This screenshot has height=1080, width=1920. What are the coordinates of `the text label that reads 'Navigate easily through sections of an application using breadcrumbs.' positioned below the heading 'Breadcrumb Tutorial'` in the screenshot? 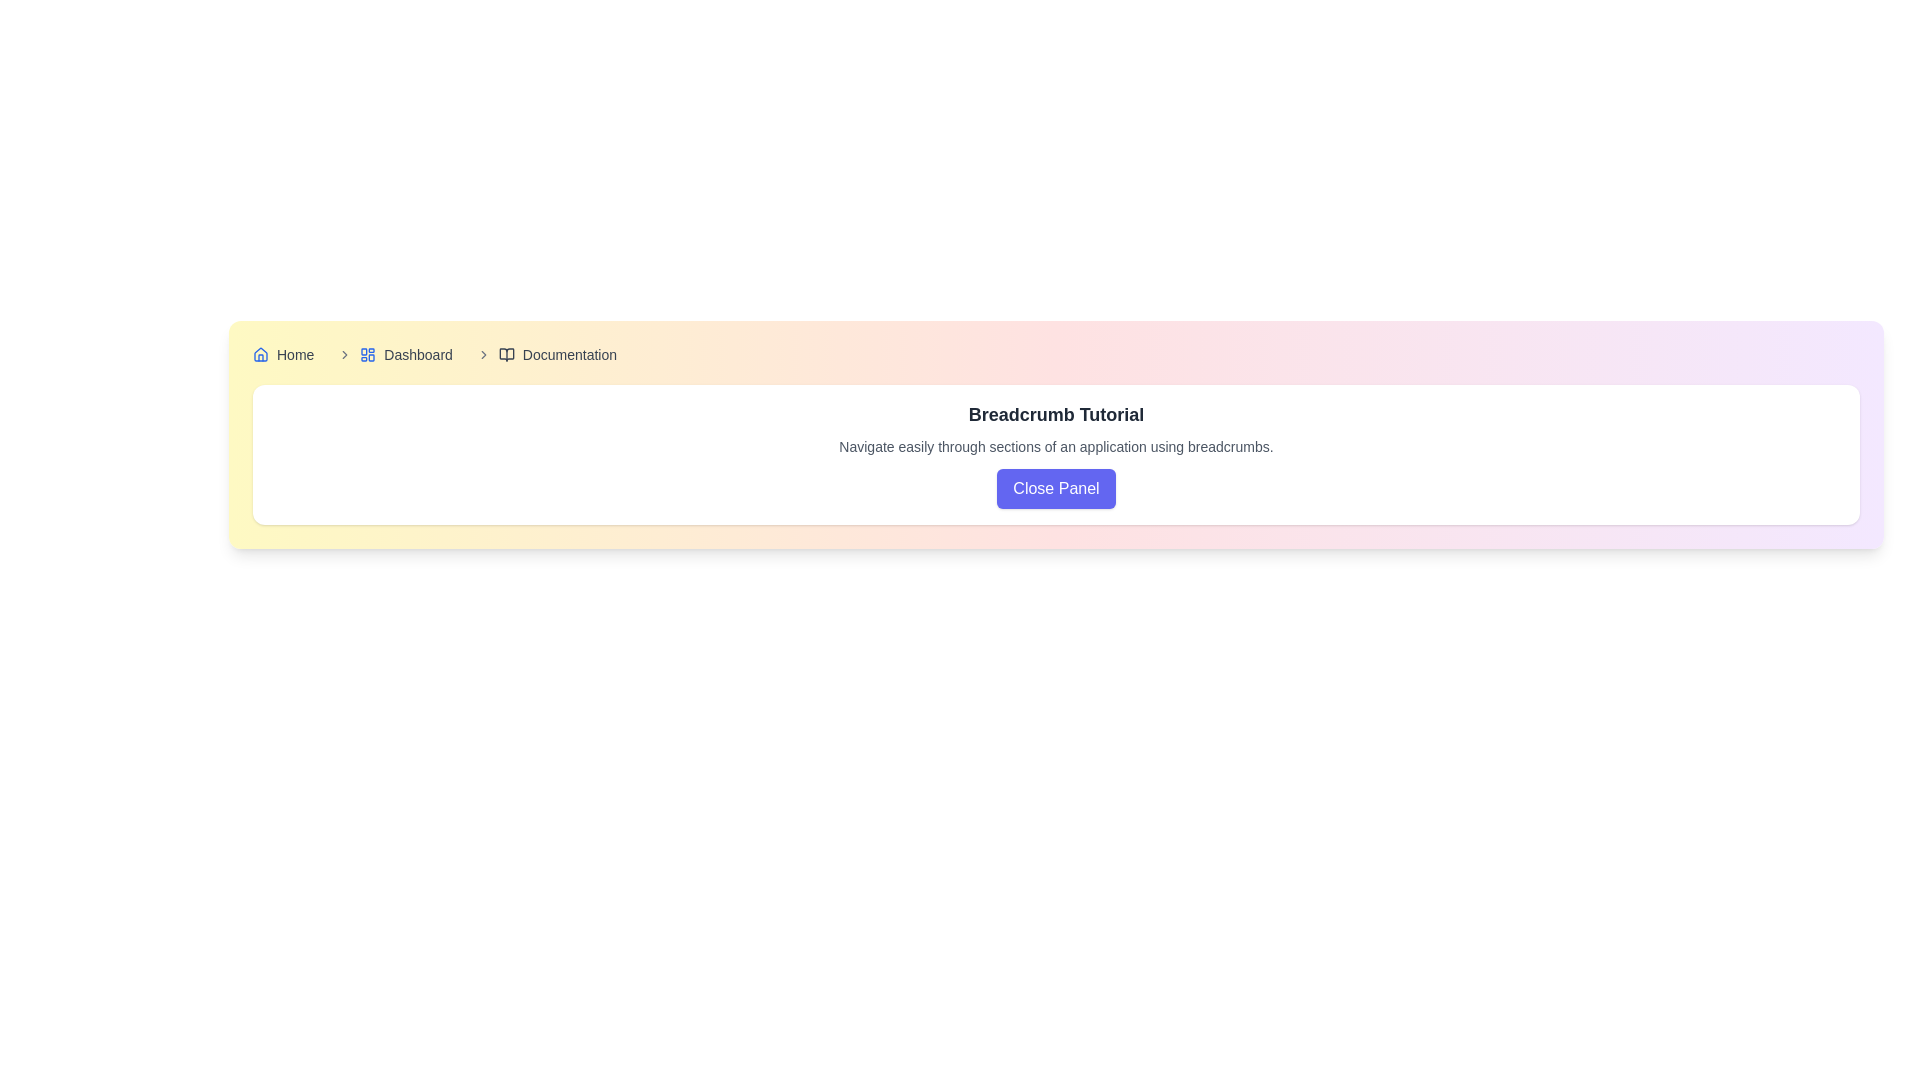 It's located at (1055, 446).